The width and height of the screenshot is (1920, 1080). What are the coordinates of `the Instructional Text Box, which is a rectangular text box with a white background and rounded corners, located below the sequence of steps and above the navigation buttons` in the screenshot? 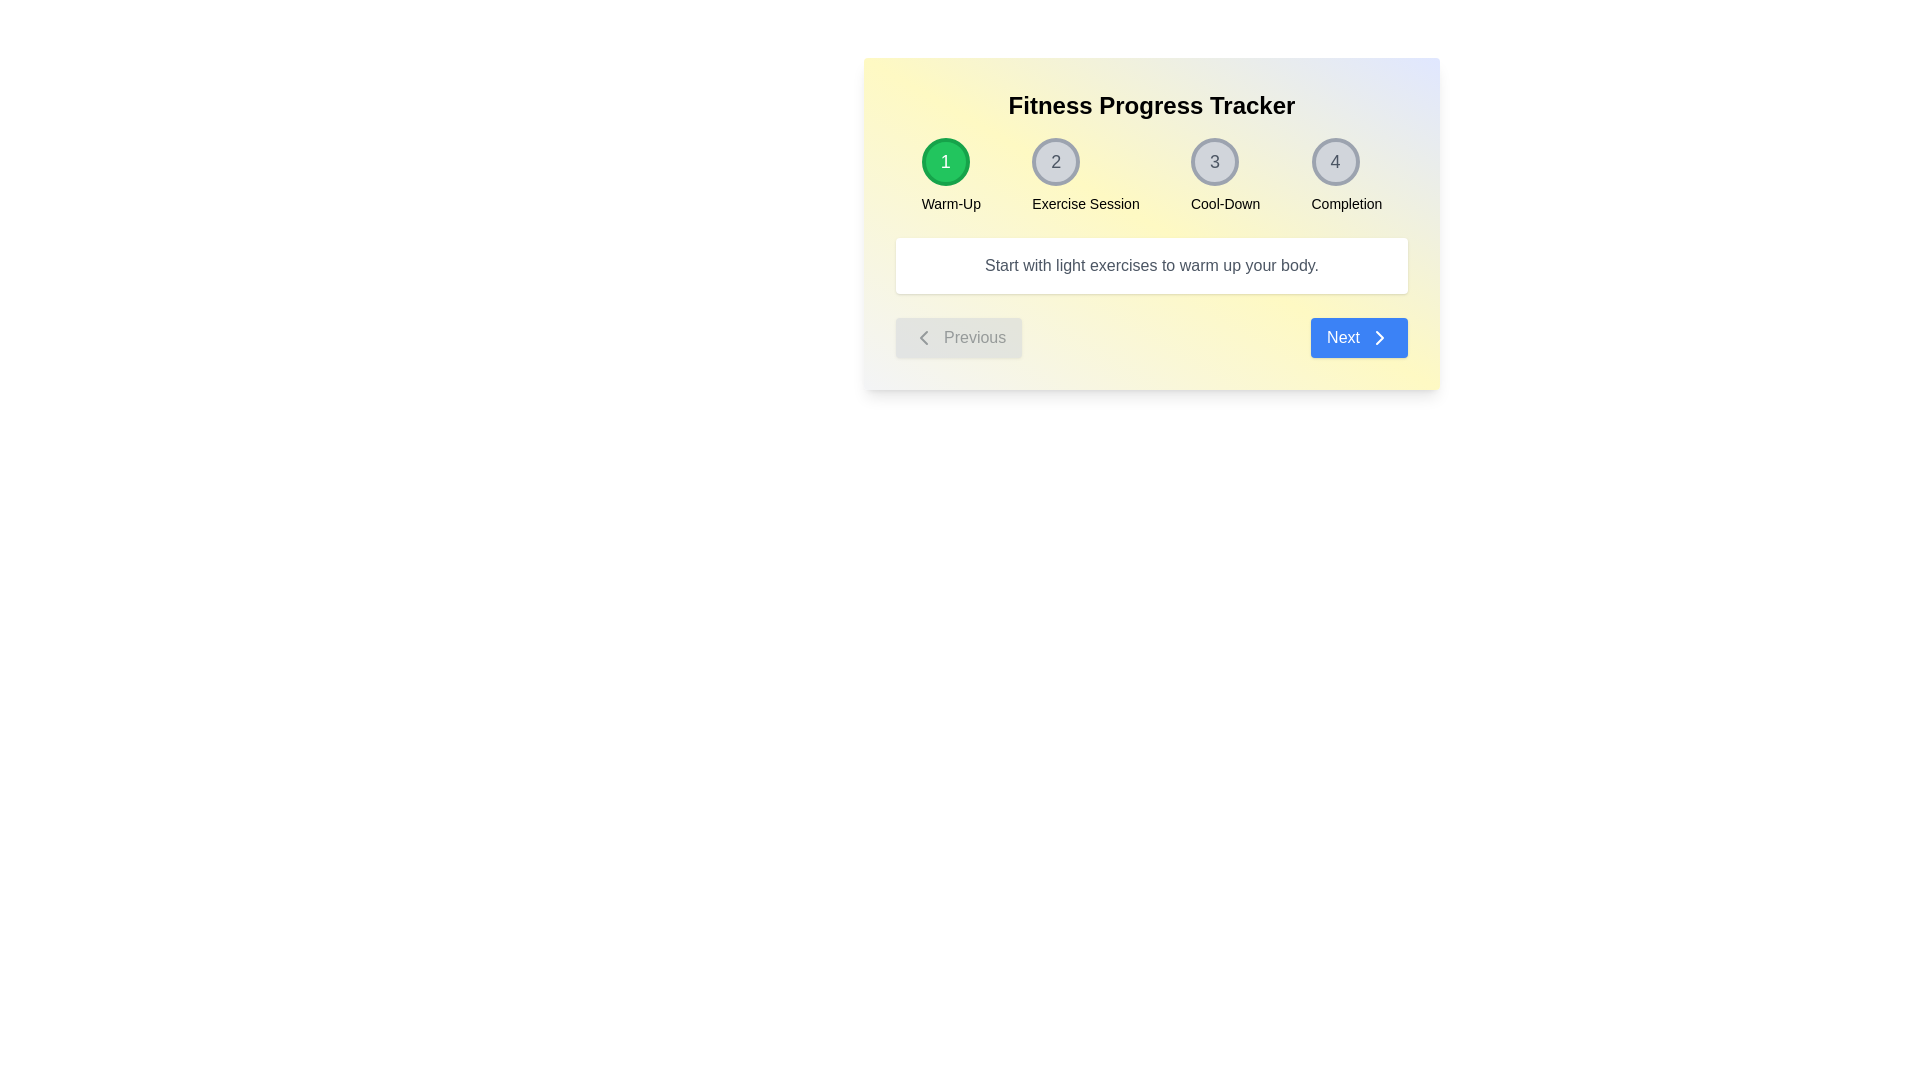 It's located at (1152, 265).